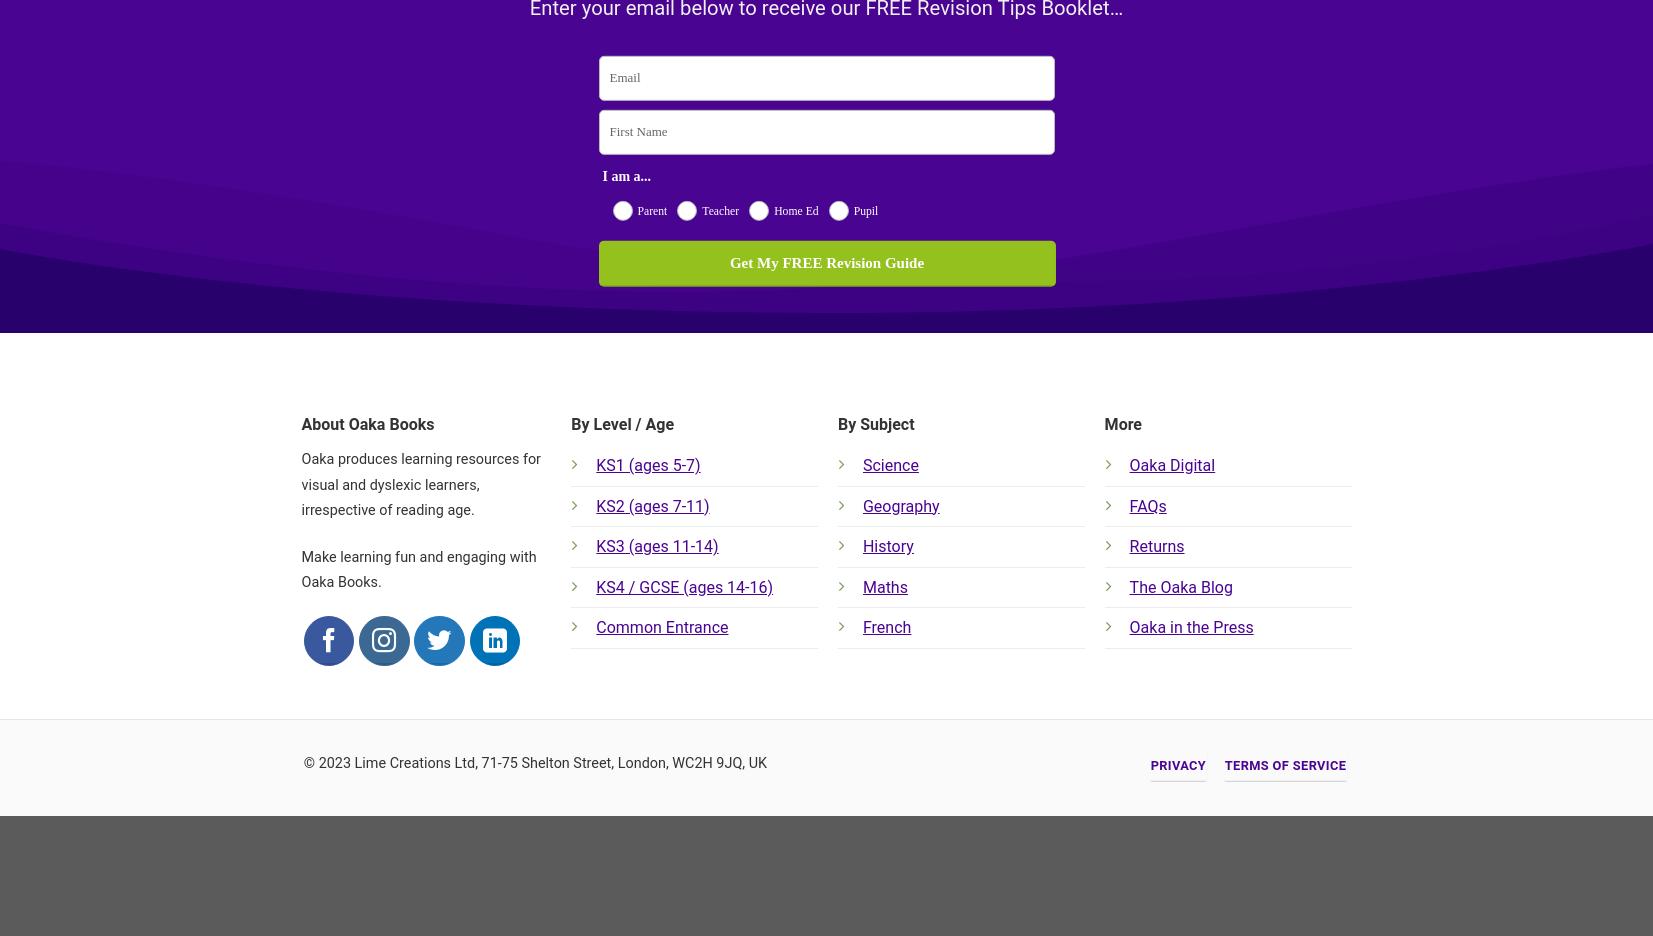 This screenshot has height=936, width=1653. What do you see at coordinates (683, 586) in the screenshot?
I see `'KS4 / GCSE (ages 14-16)'` at bounding box center [683, 586].